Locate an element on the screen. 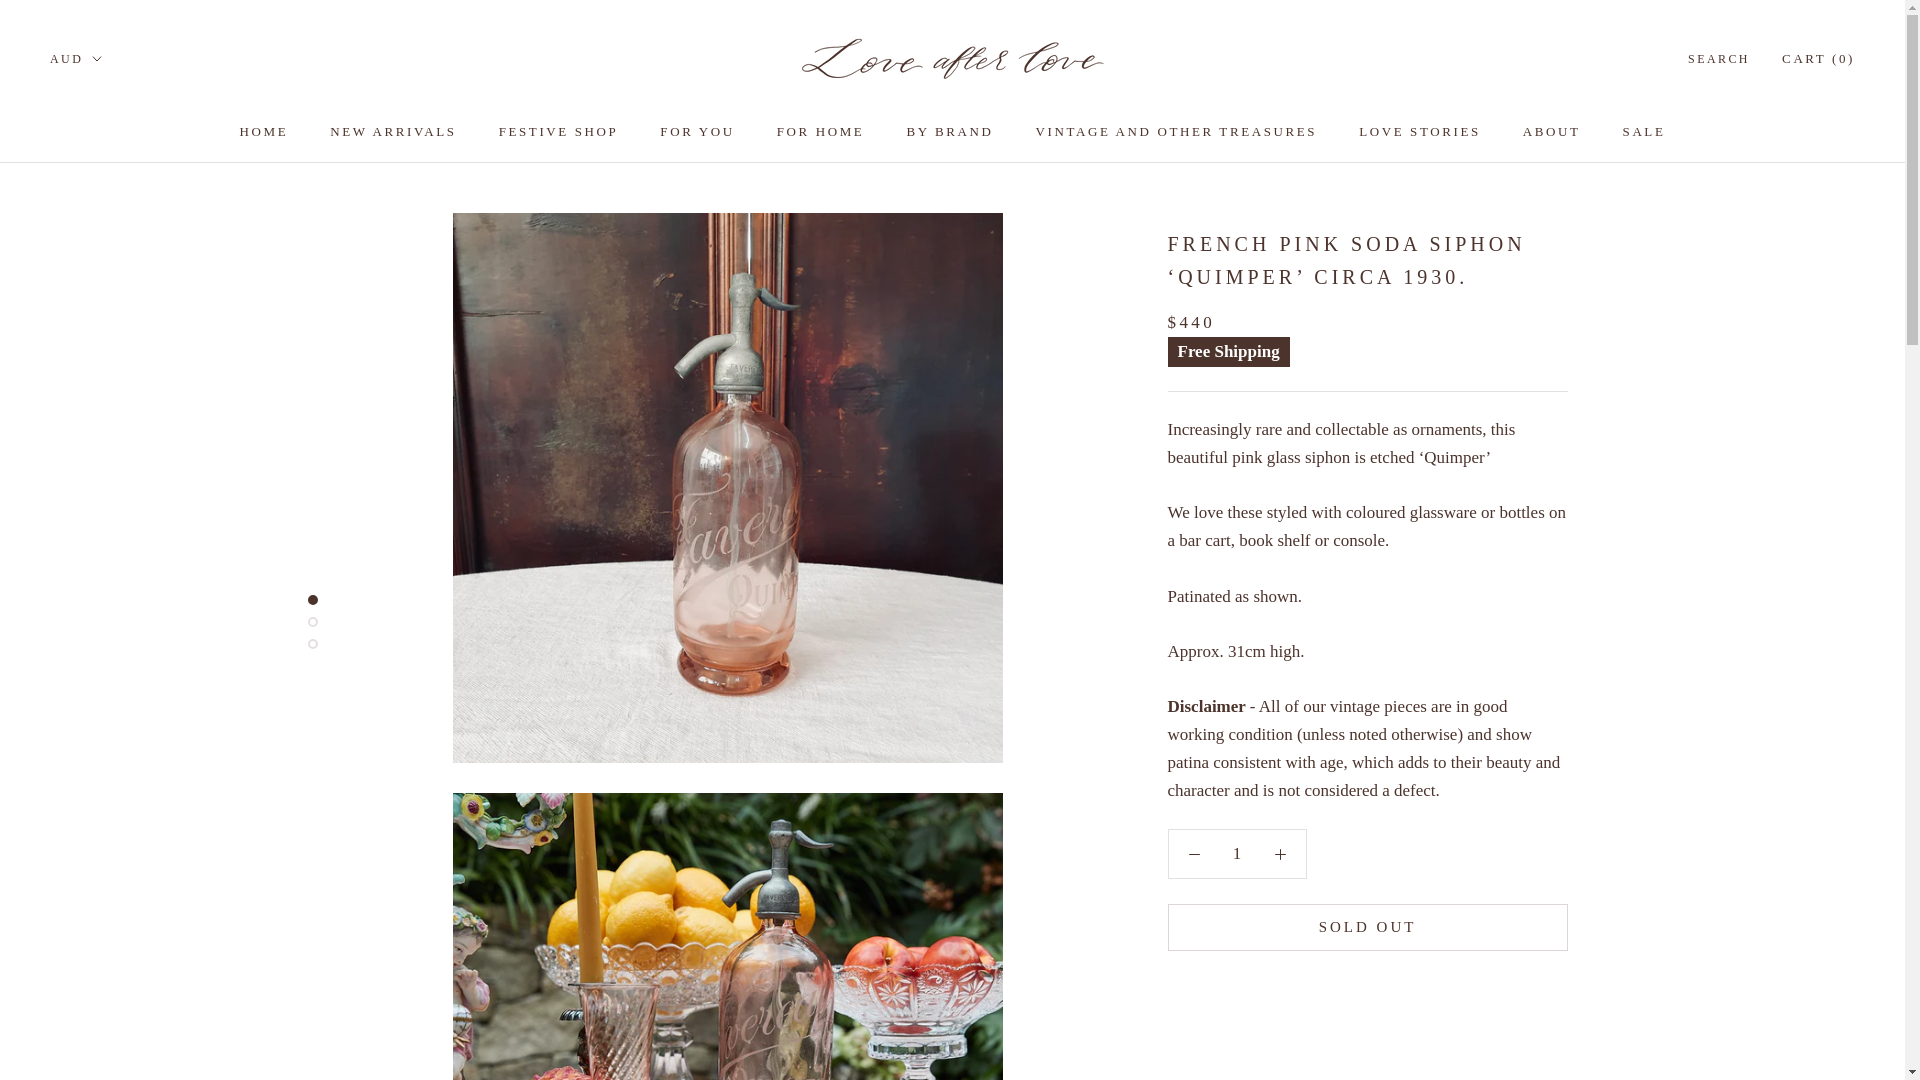  'VINTAGE AND OTHER TREASURES' is located at coordinates (1176, 131).